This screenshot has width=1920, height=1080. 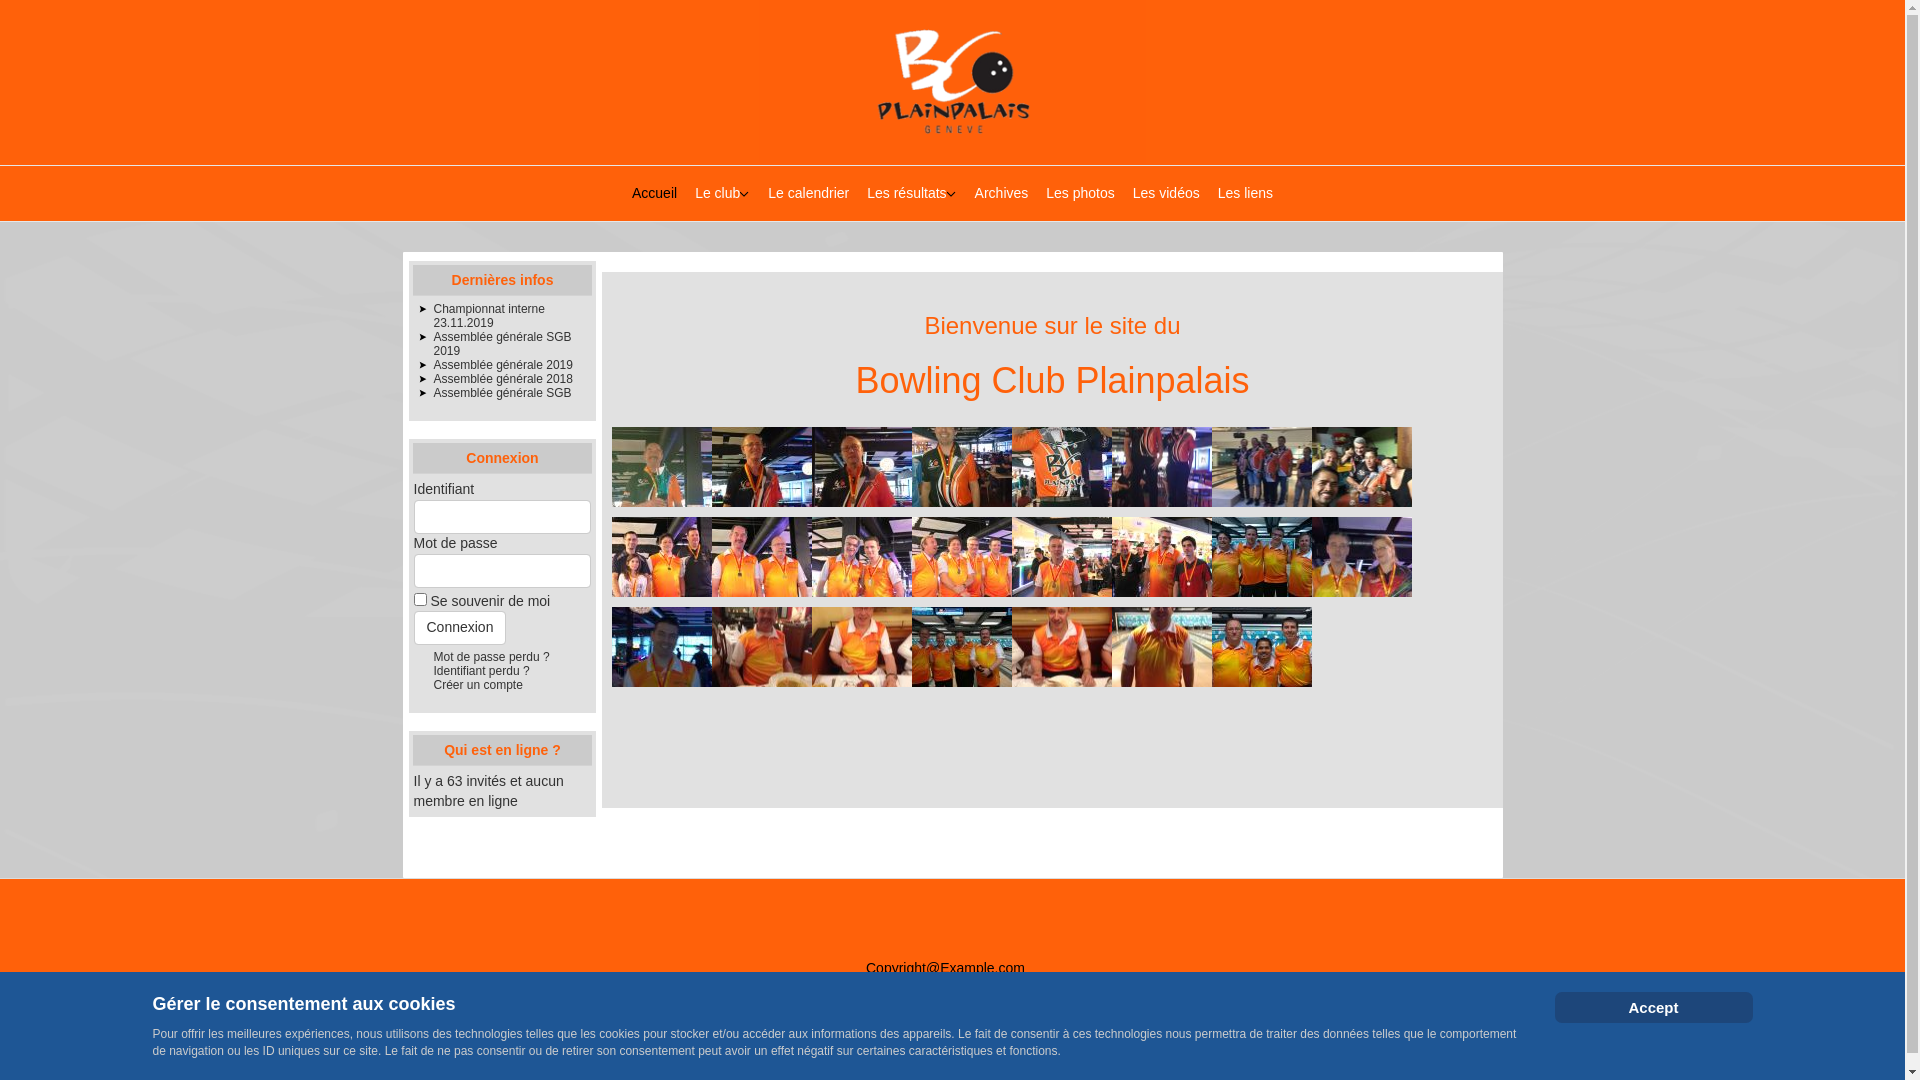 What do you see at coordinates (654, 193) in the screenshot?
I see `'Accueil'` at bounding box center [654, 193].